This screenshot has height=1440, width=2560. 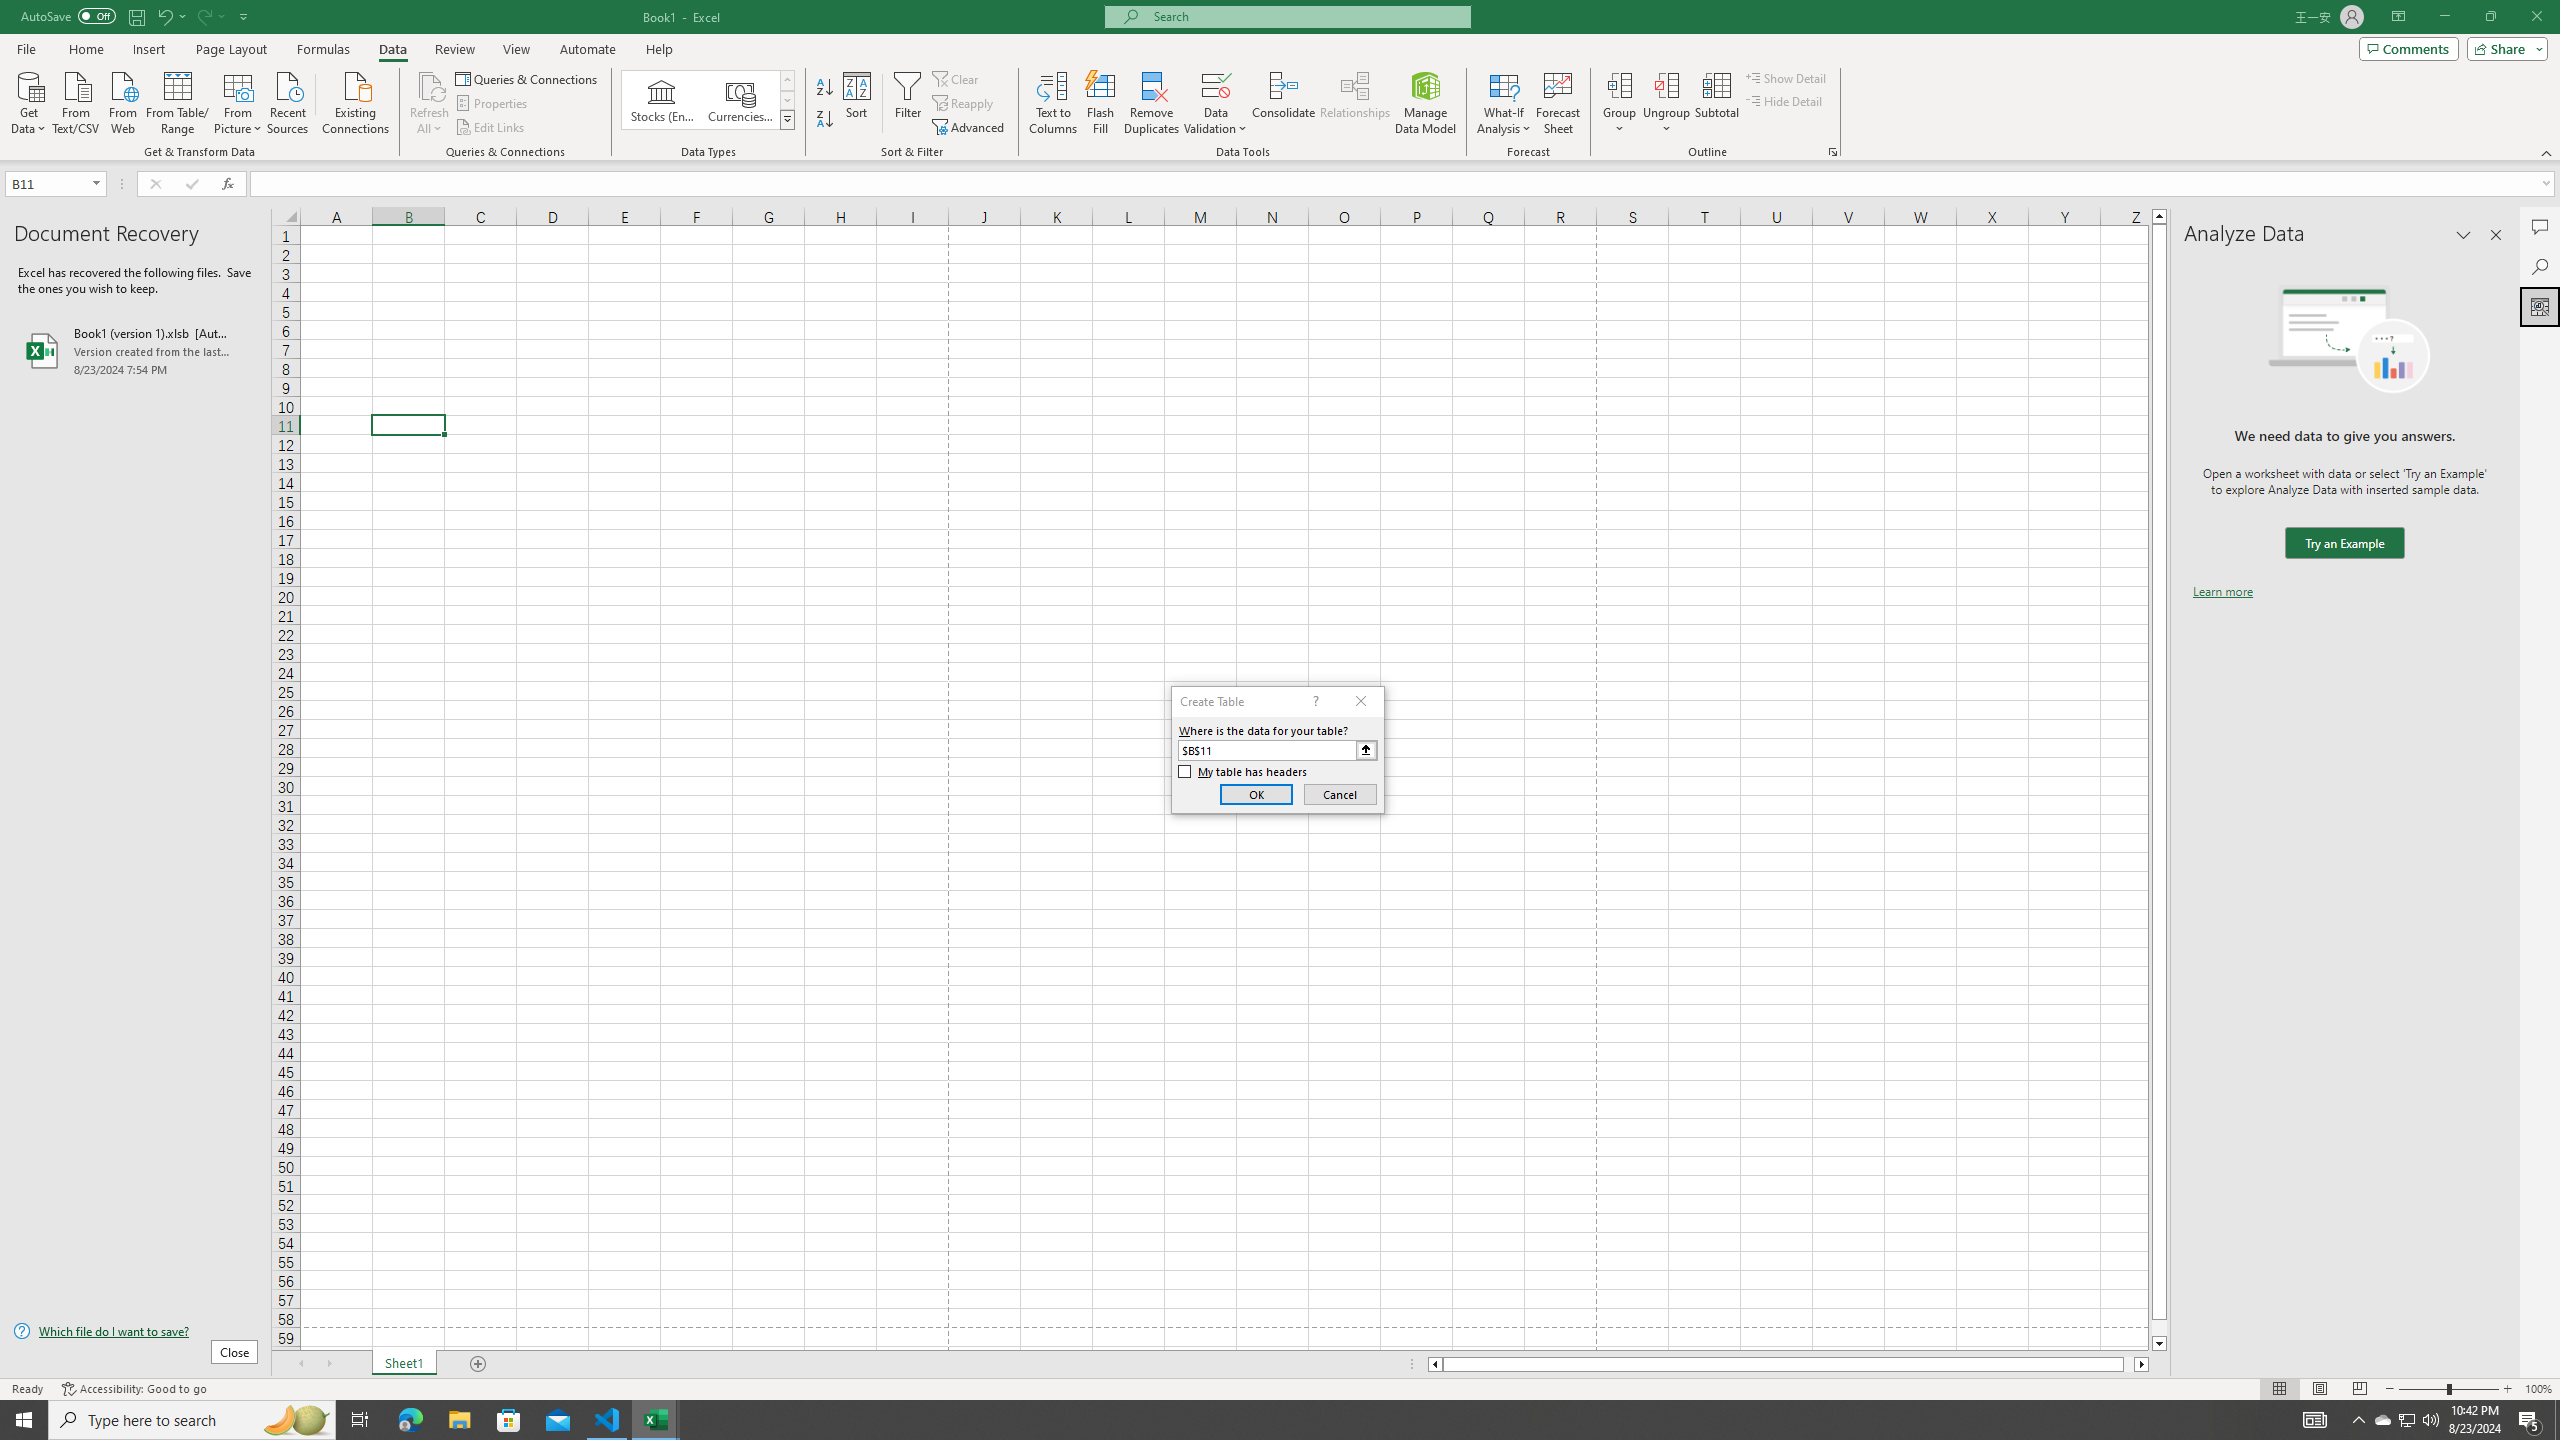 I want to click on 'Data Validation...', so click(x=1215, y=103).